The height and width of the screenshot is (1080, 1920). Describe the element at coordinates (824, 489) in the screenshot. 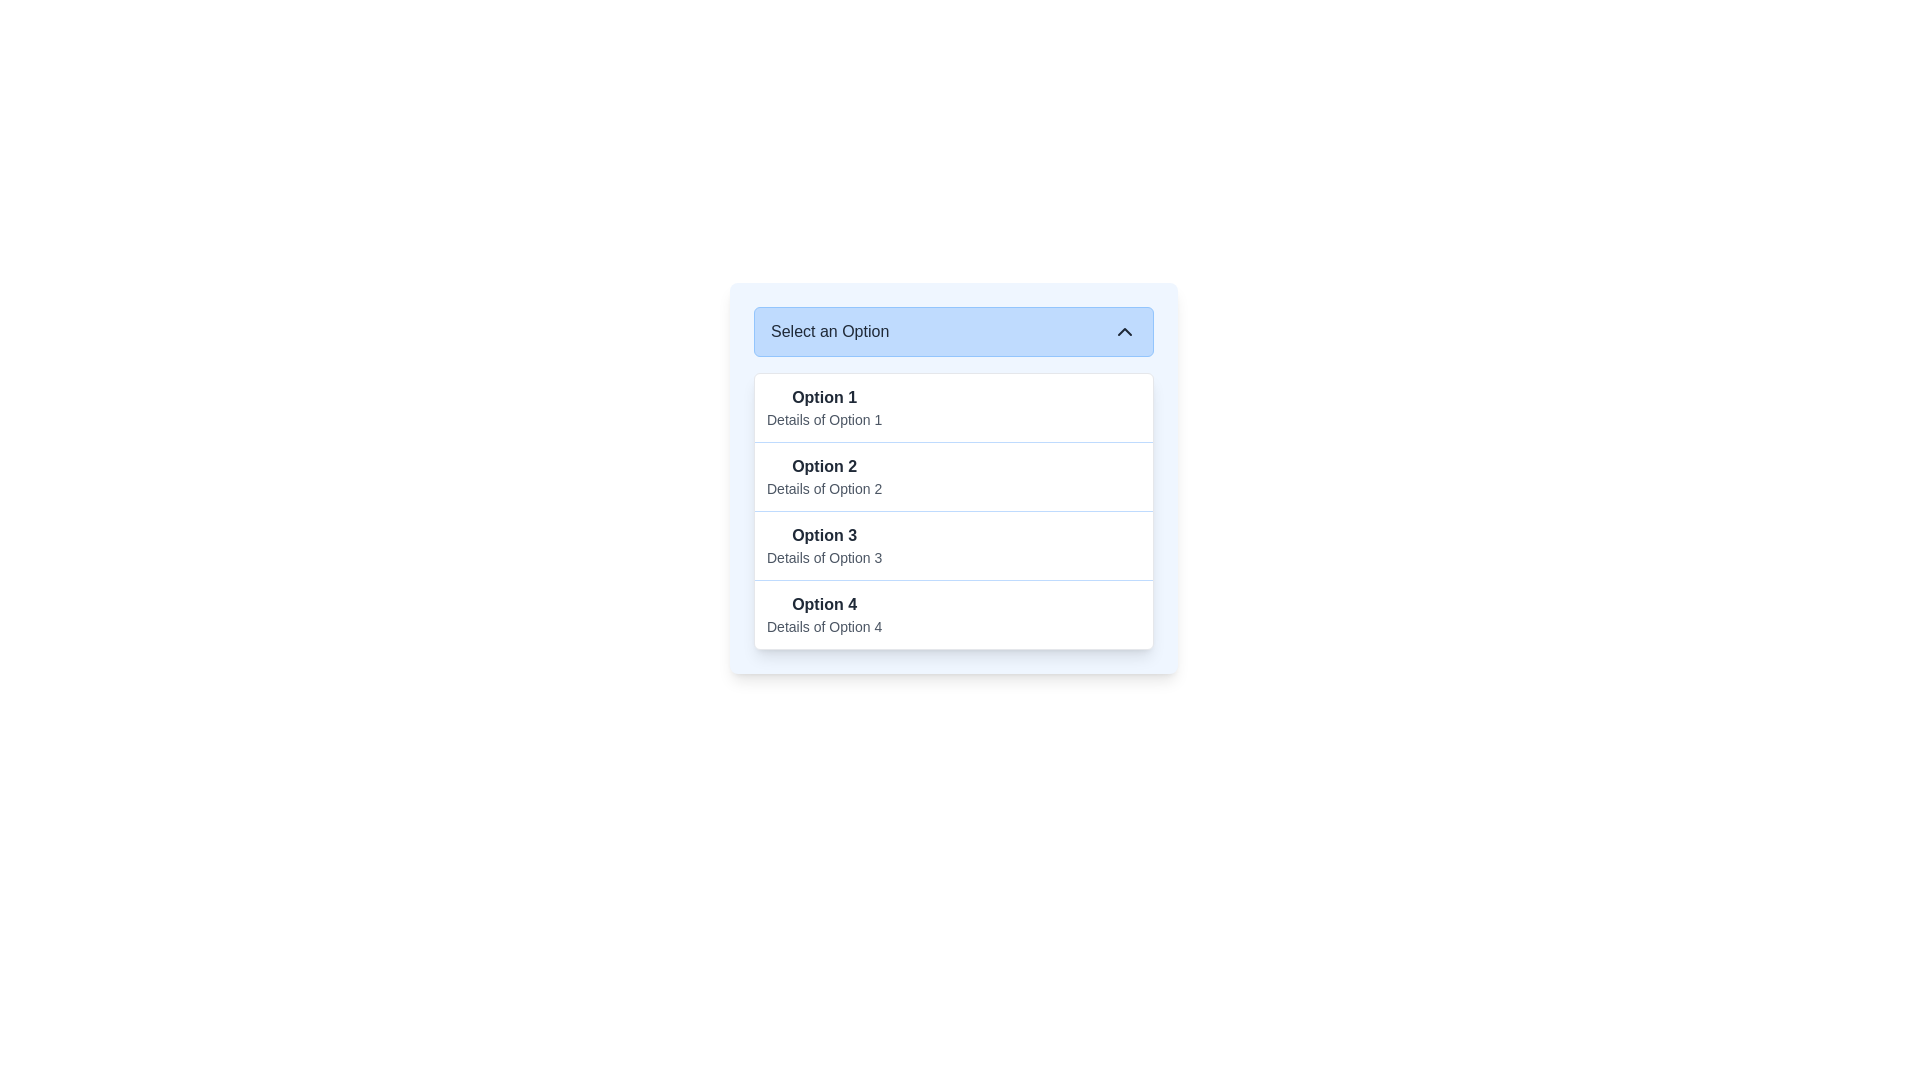

I see `the text label that contains the text 'Details of Option 2', which is styled in a smaller font size and muted gray color, located beneath the row title 'Option 2' in the dropdown menu` at that location.